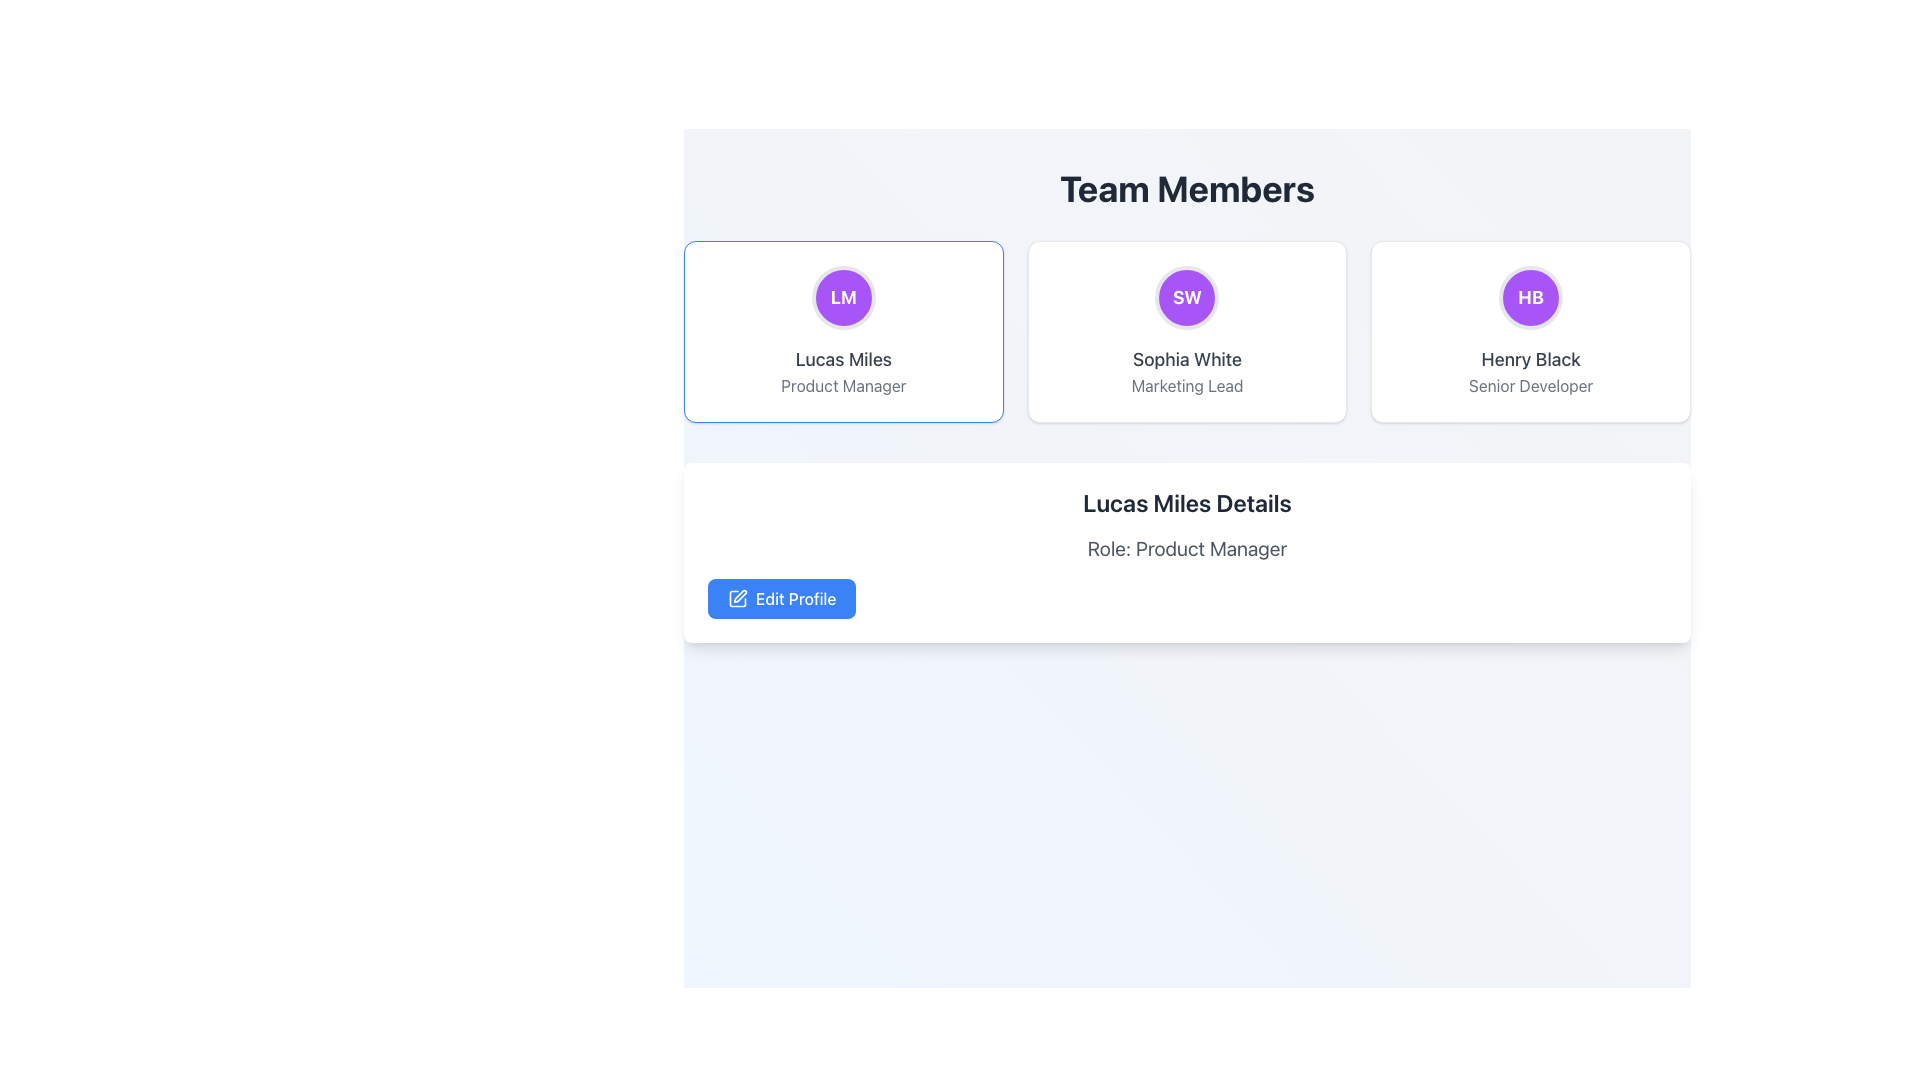 This screenshot has height=1080, width=1920. I want to click on the Visual Icon or Avatar, which is a circular component with a purple background and the initials 'SW' centered in bold white text, so click(1187, 297).